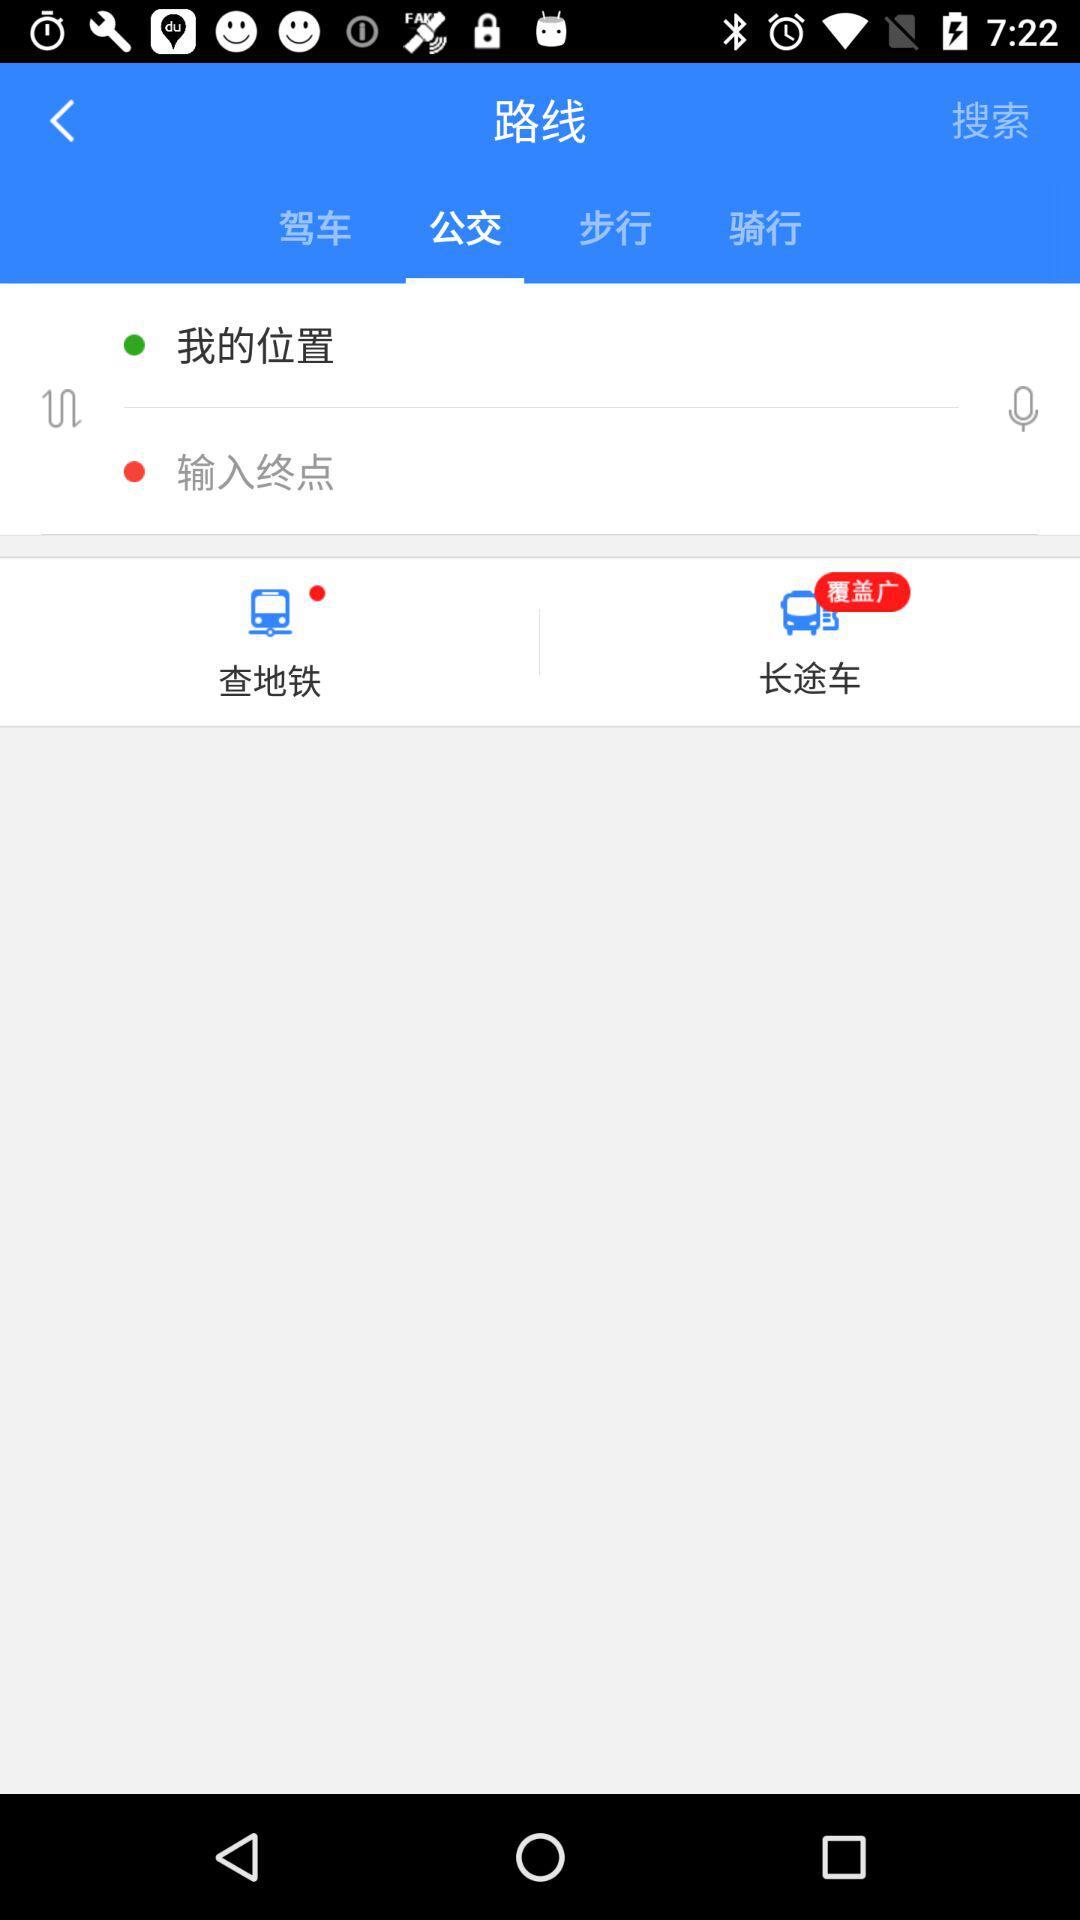 This screenshot has height=1920, width=1080. What do you see at coordinates (1023, 407) in the screenshot?
I see `record button` at bounding box center [1023, 407].